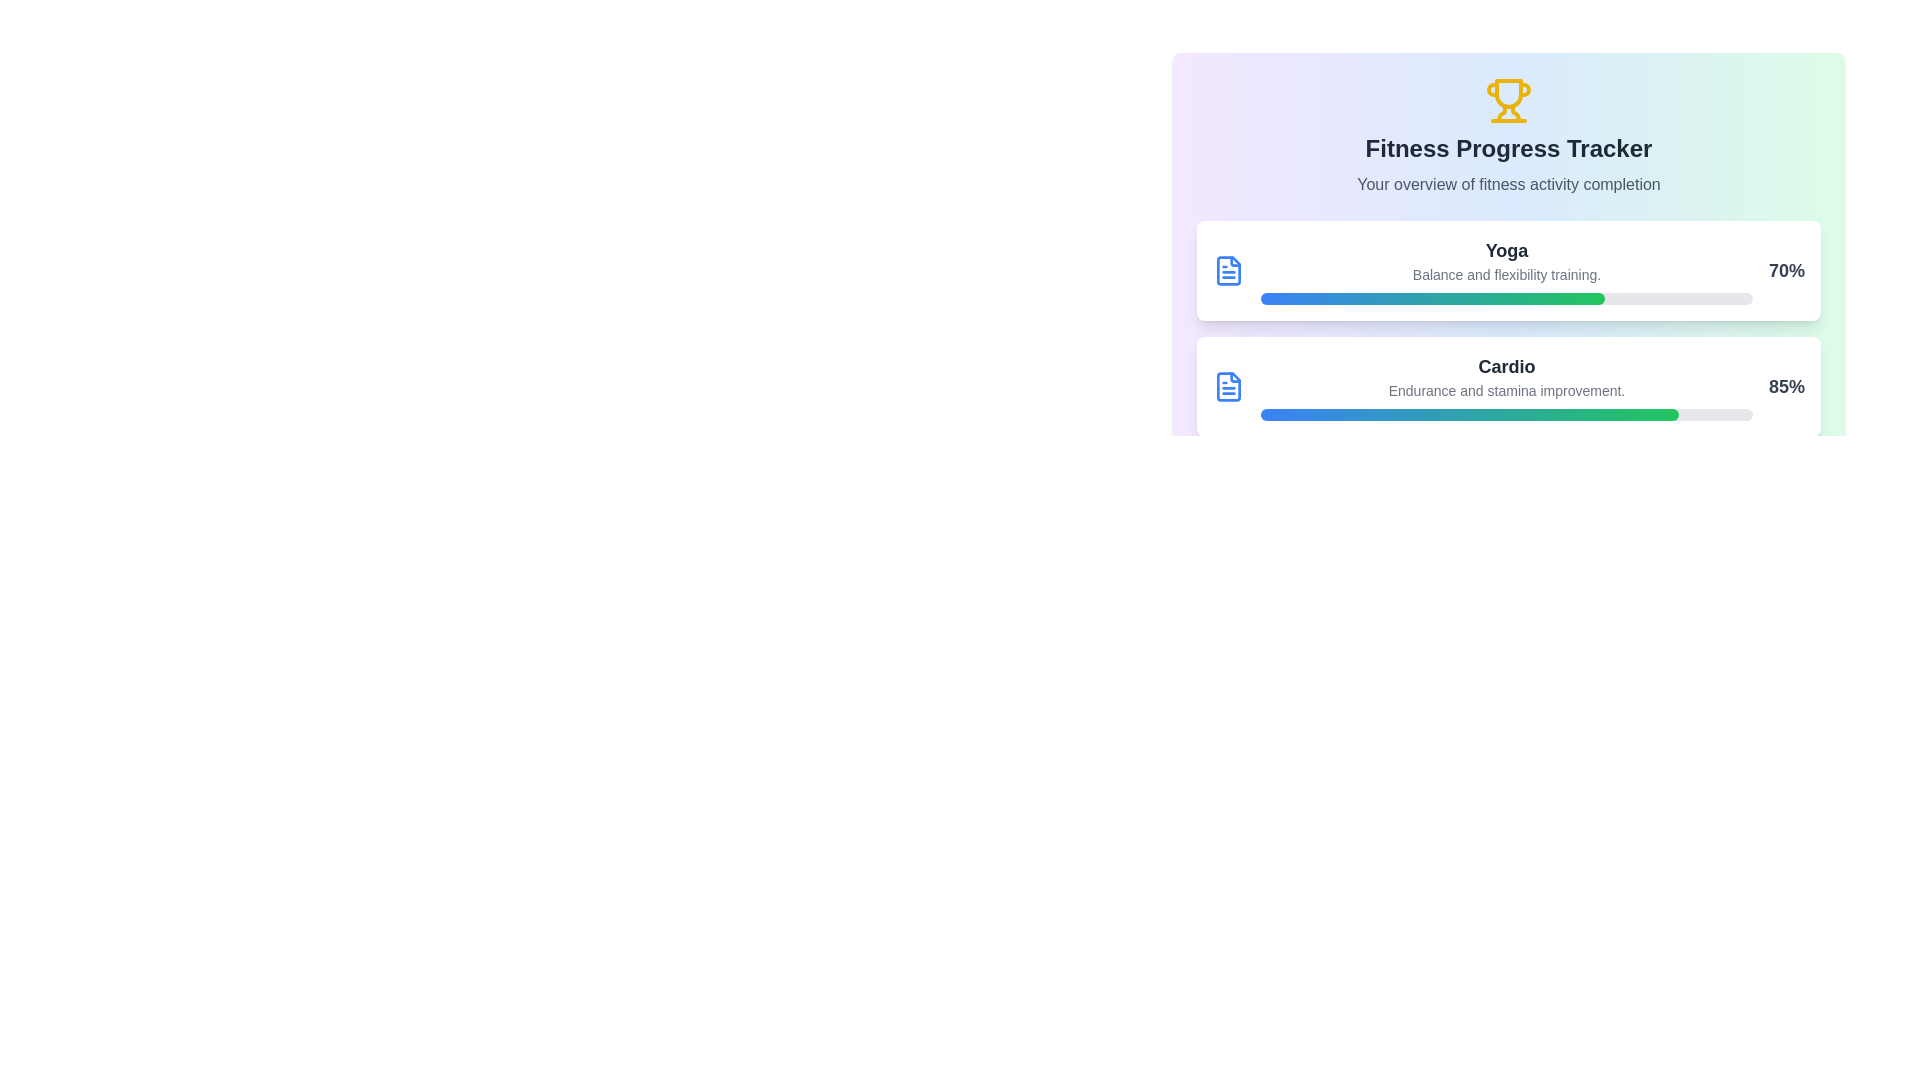  I want to click on the static text element displaying 'Balance and flexibility training.' located below the 'Yoga' heading in the fitness progress tracker, so click(1507, 274).